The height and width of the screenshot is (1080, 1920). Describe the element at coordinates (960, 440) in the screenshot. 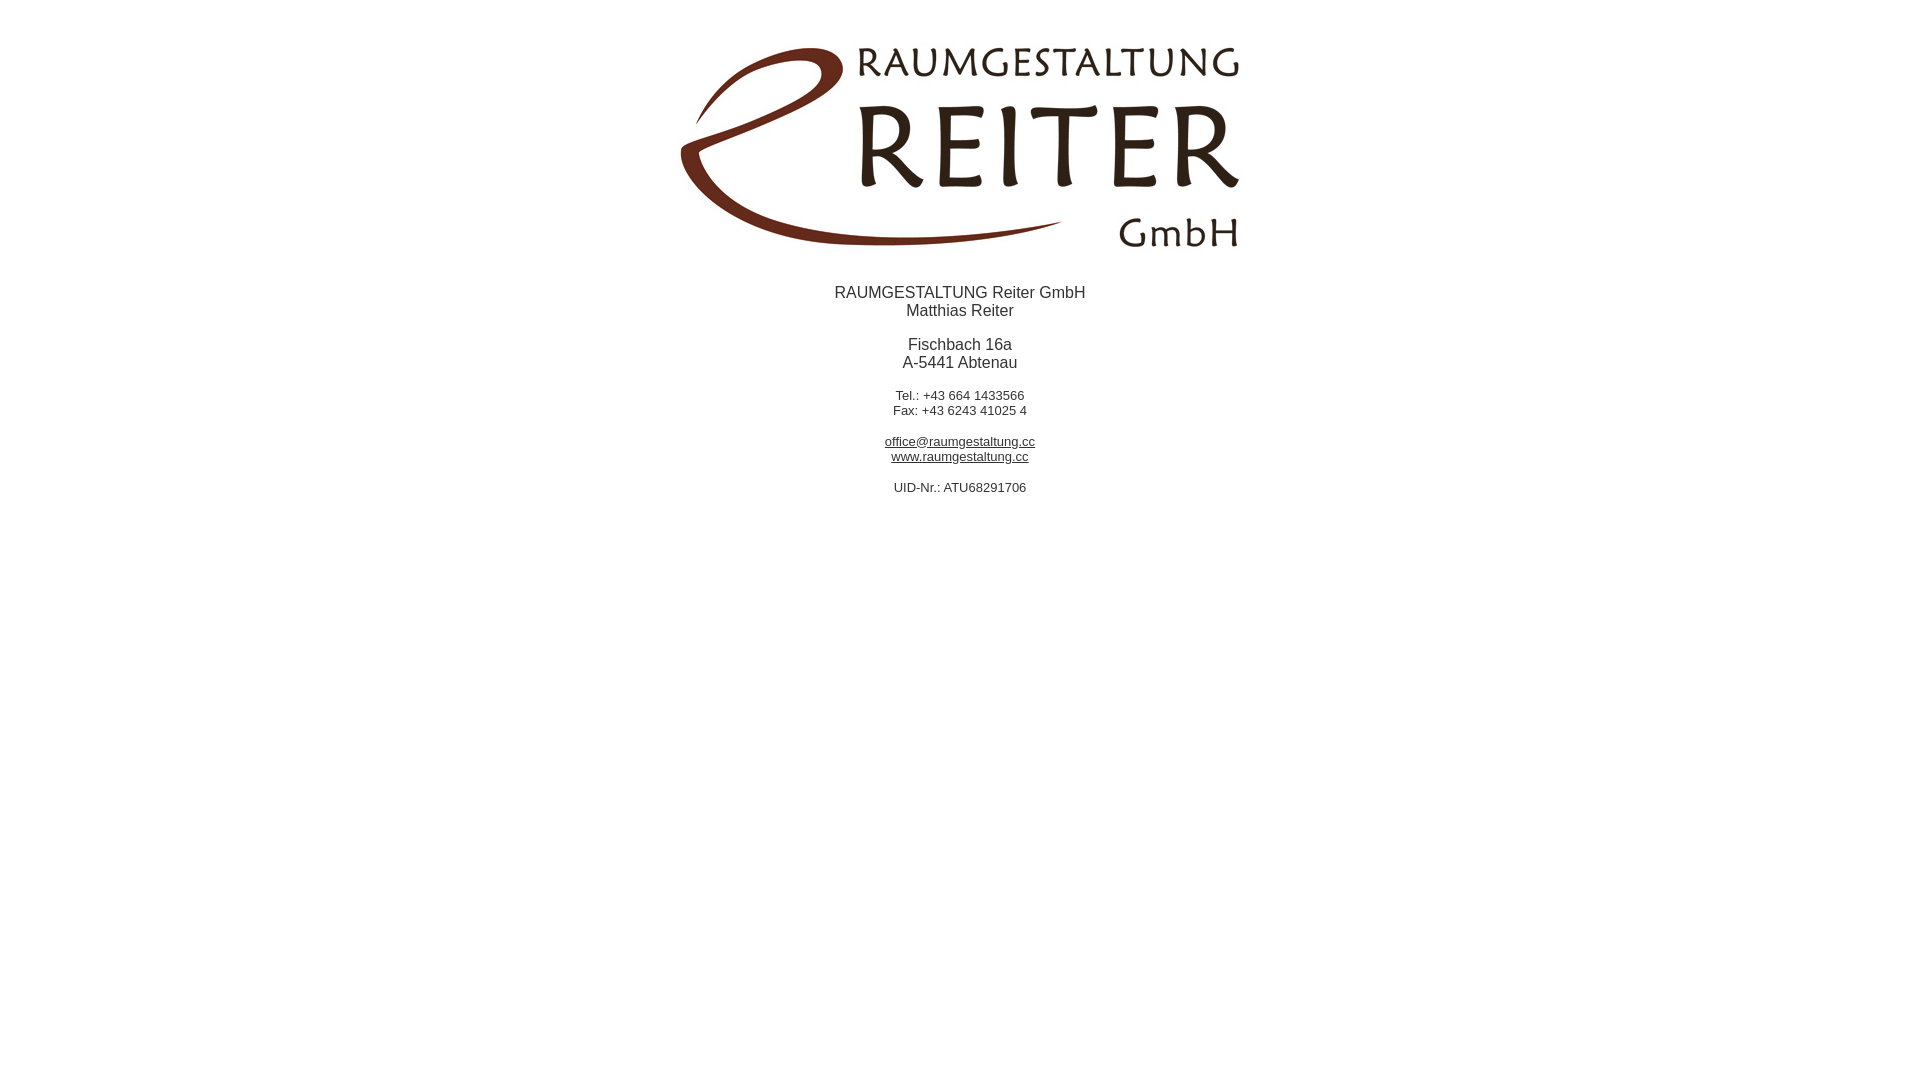

I see `'office@raumgestaltung.cc'` at that location.